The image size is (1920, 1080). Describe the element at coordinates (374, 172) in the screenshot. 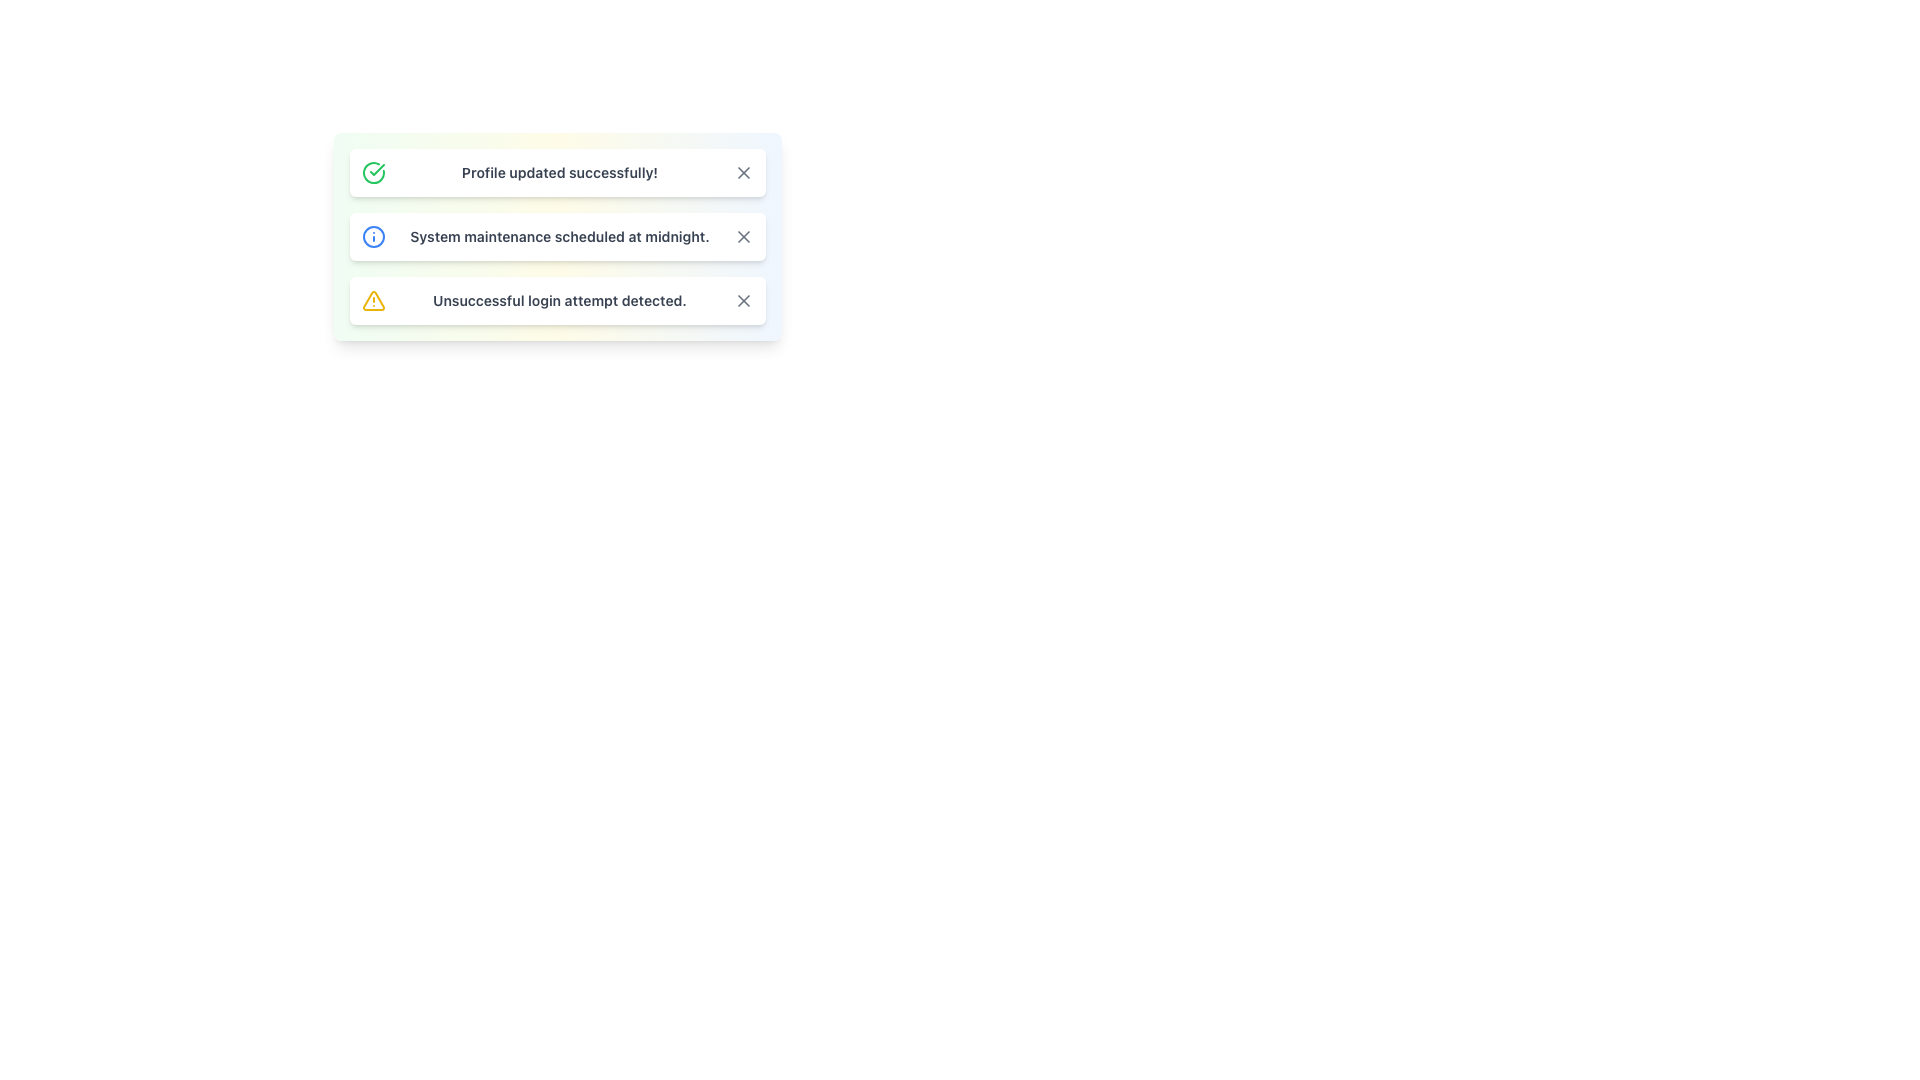

I see `the success indicator icon located to the left of the notification text 'Profile updated successfully!' in the first notification card` at that location.